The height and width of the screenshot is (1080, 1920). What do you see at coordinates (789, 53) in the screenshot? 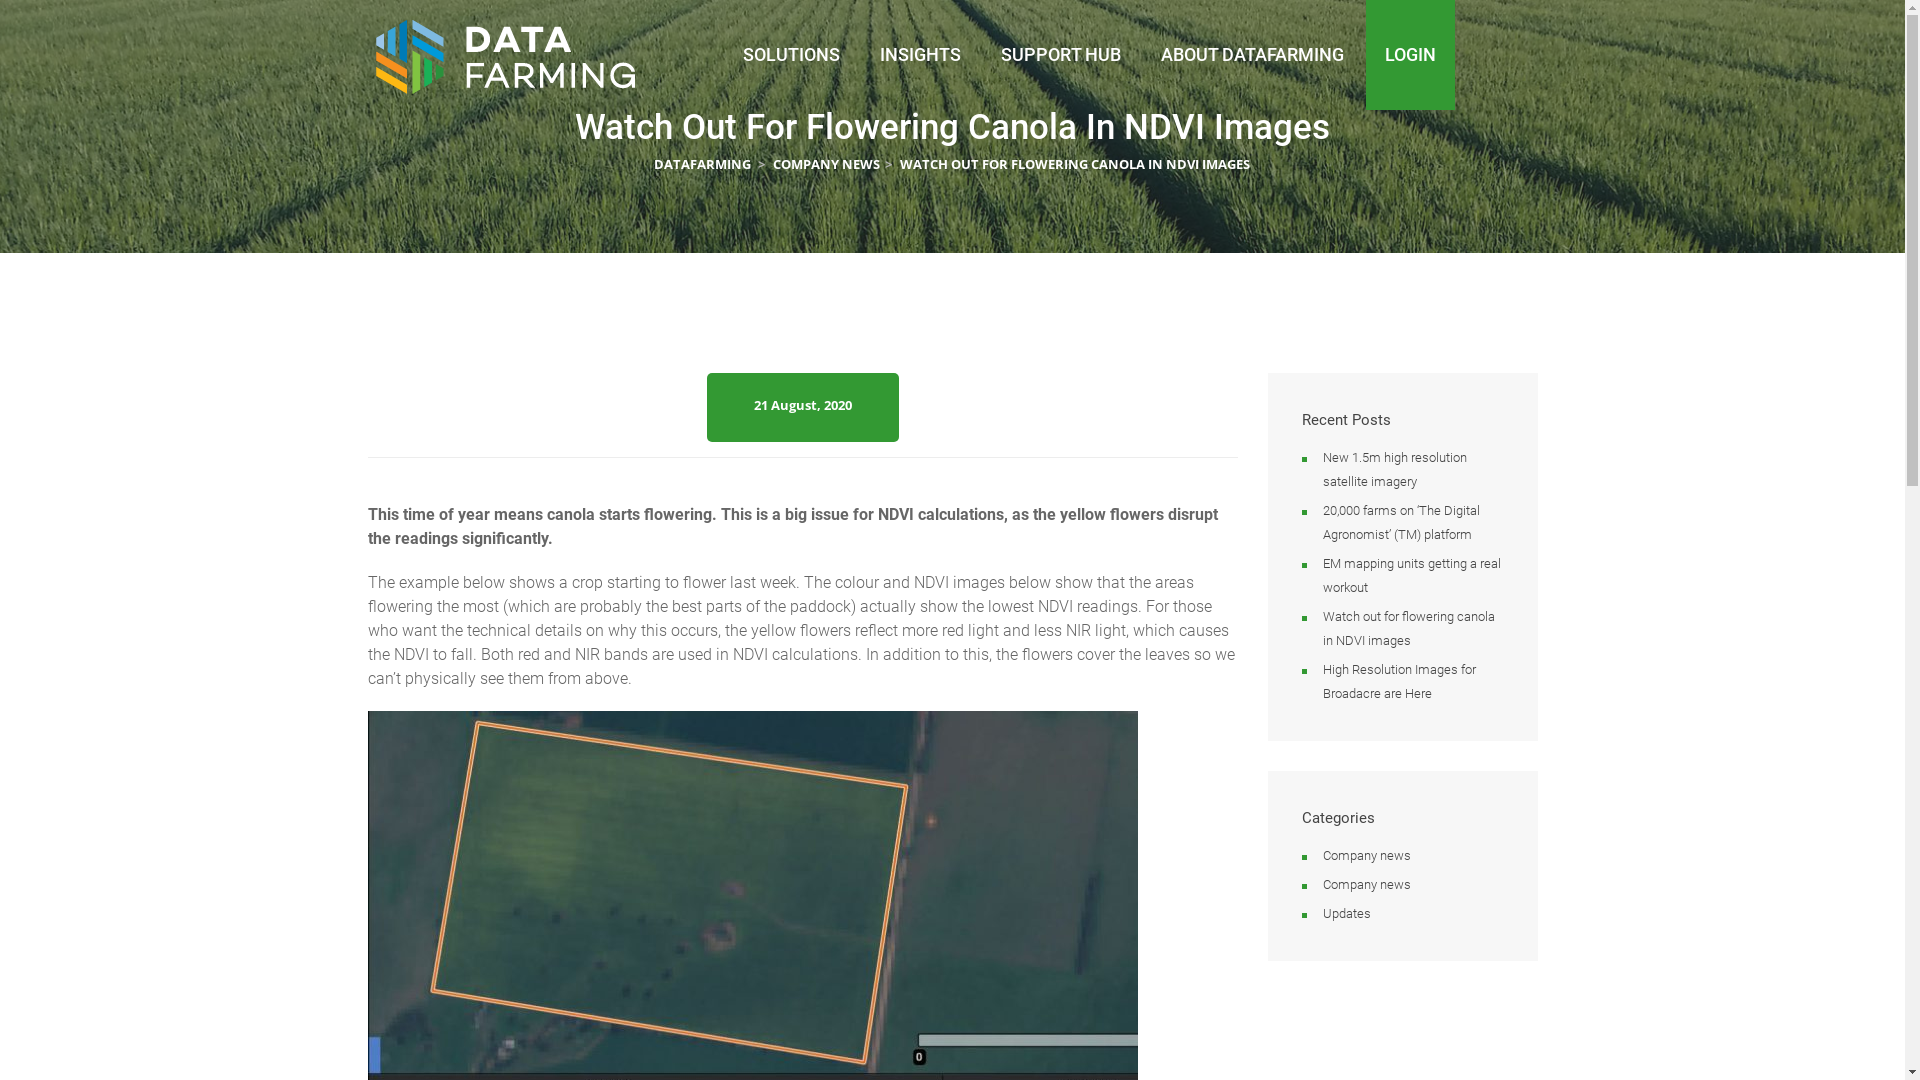
I see `'SOLUTIONS'` at bounding box center [789, 53].